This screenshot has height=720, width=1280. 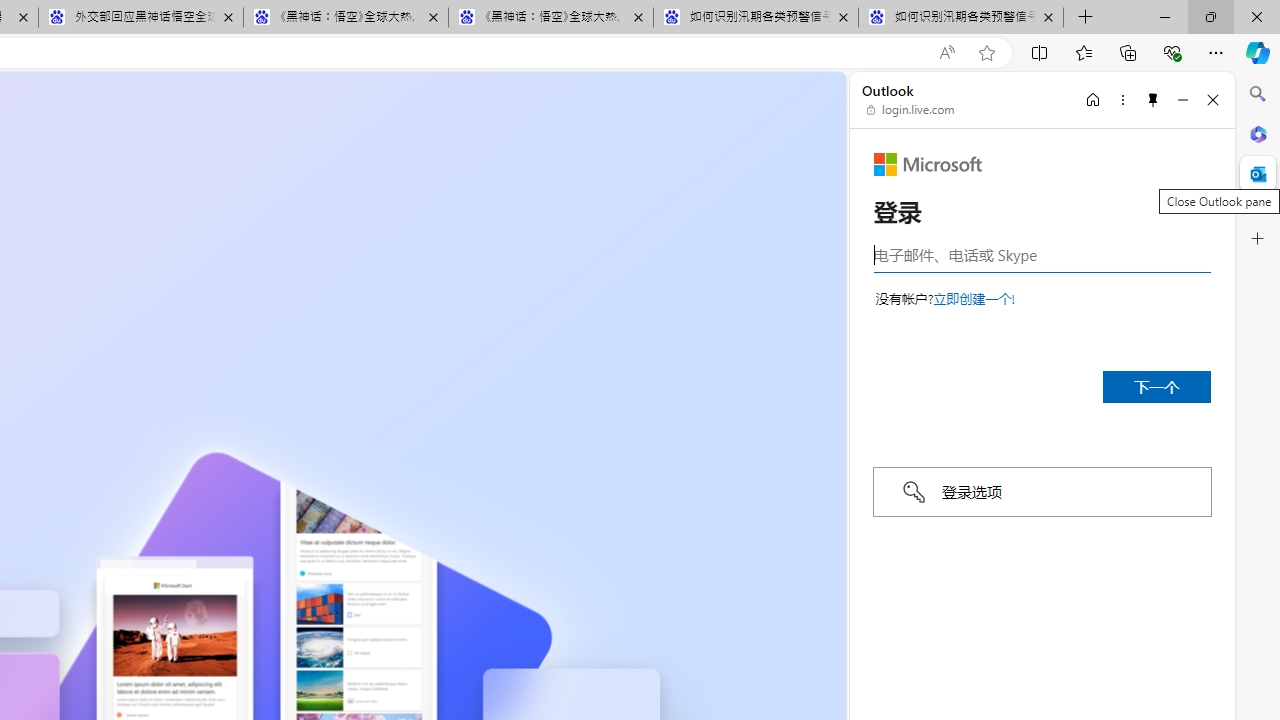 I want to click on 'login.live.com', so click(x=910, y=110).